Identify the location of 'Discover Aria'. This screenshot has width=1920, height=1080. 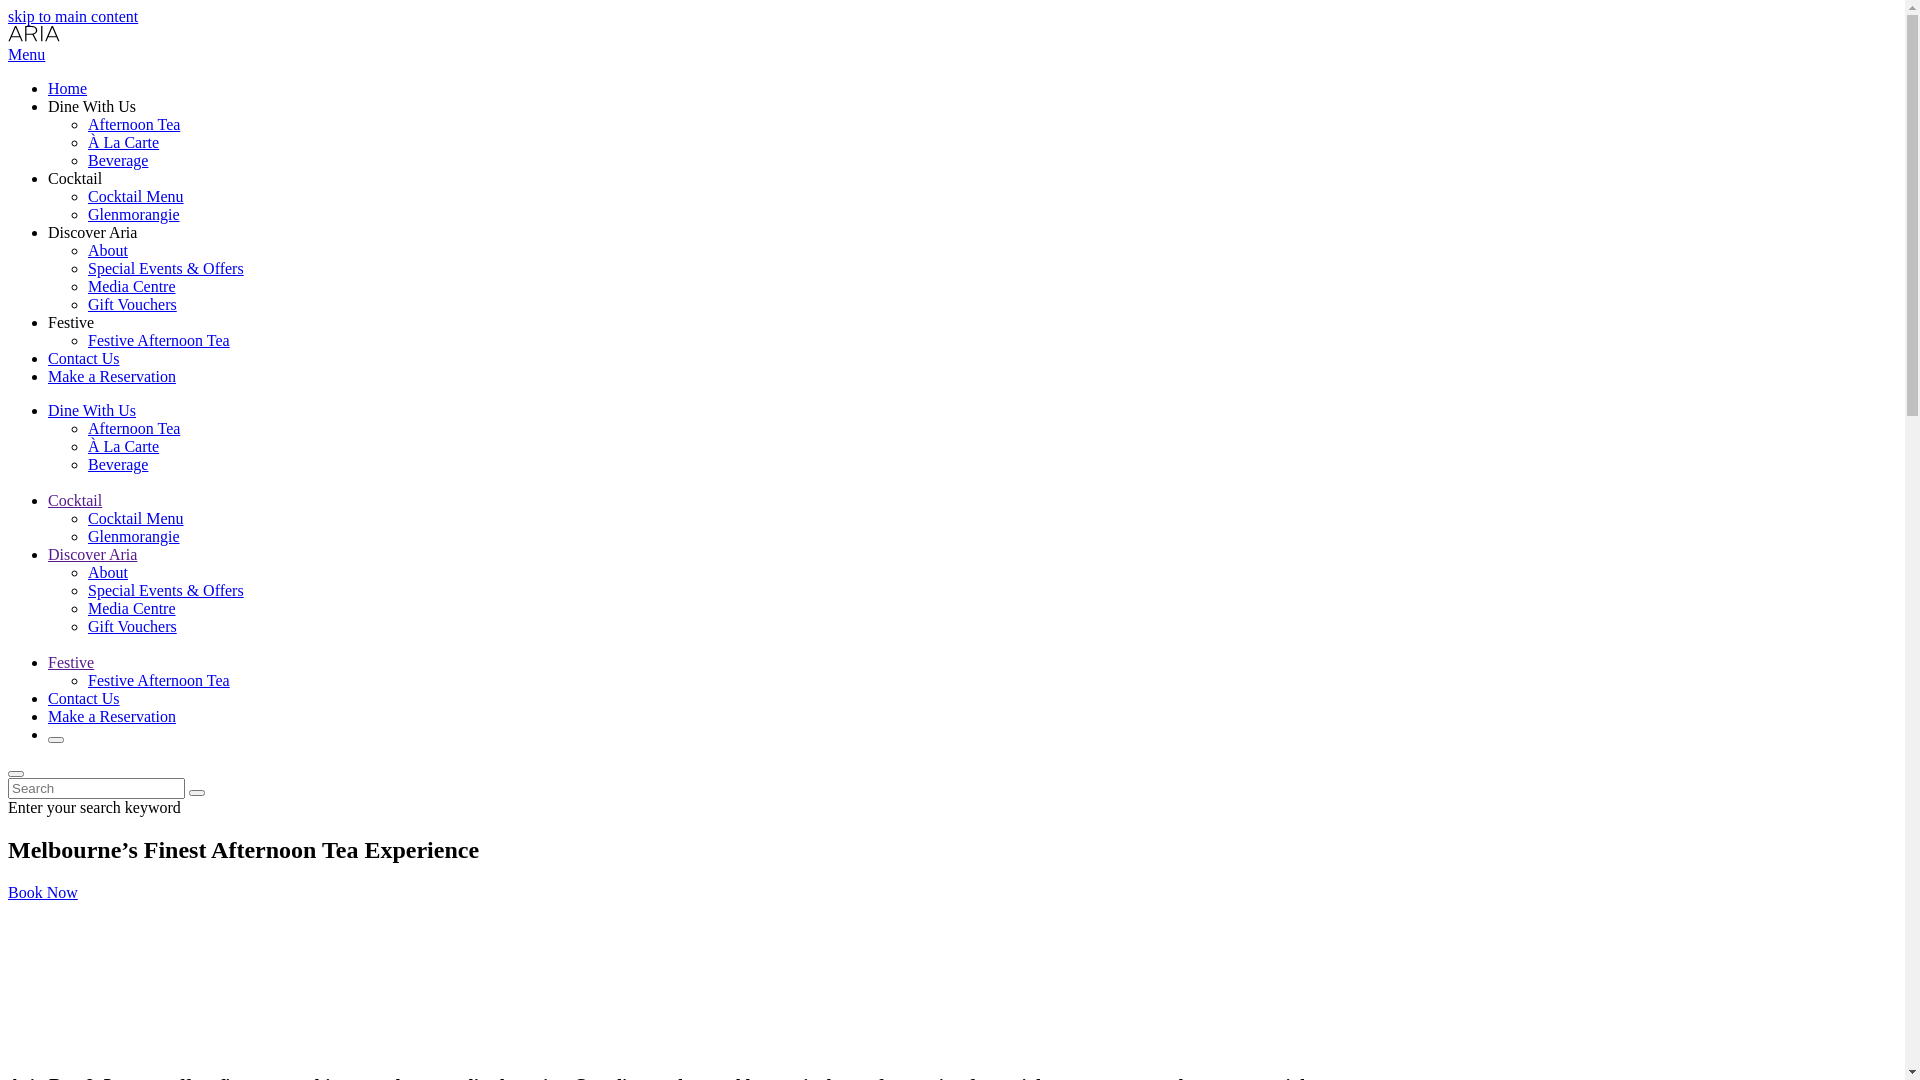
(48, 554).